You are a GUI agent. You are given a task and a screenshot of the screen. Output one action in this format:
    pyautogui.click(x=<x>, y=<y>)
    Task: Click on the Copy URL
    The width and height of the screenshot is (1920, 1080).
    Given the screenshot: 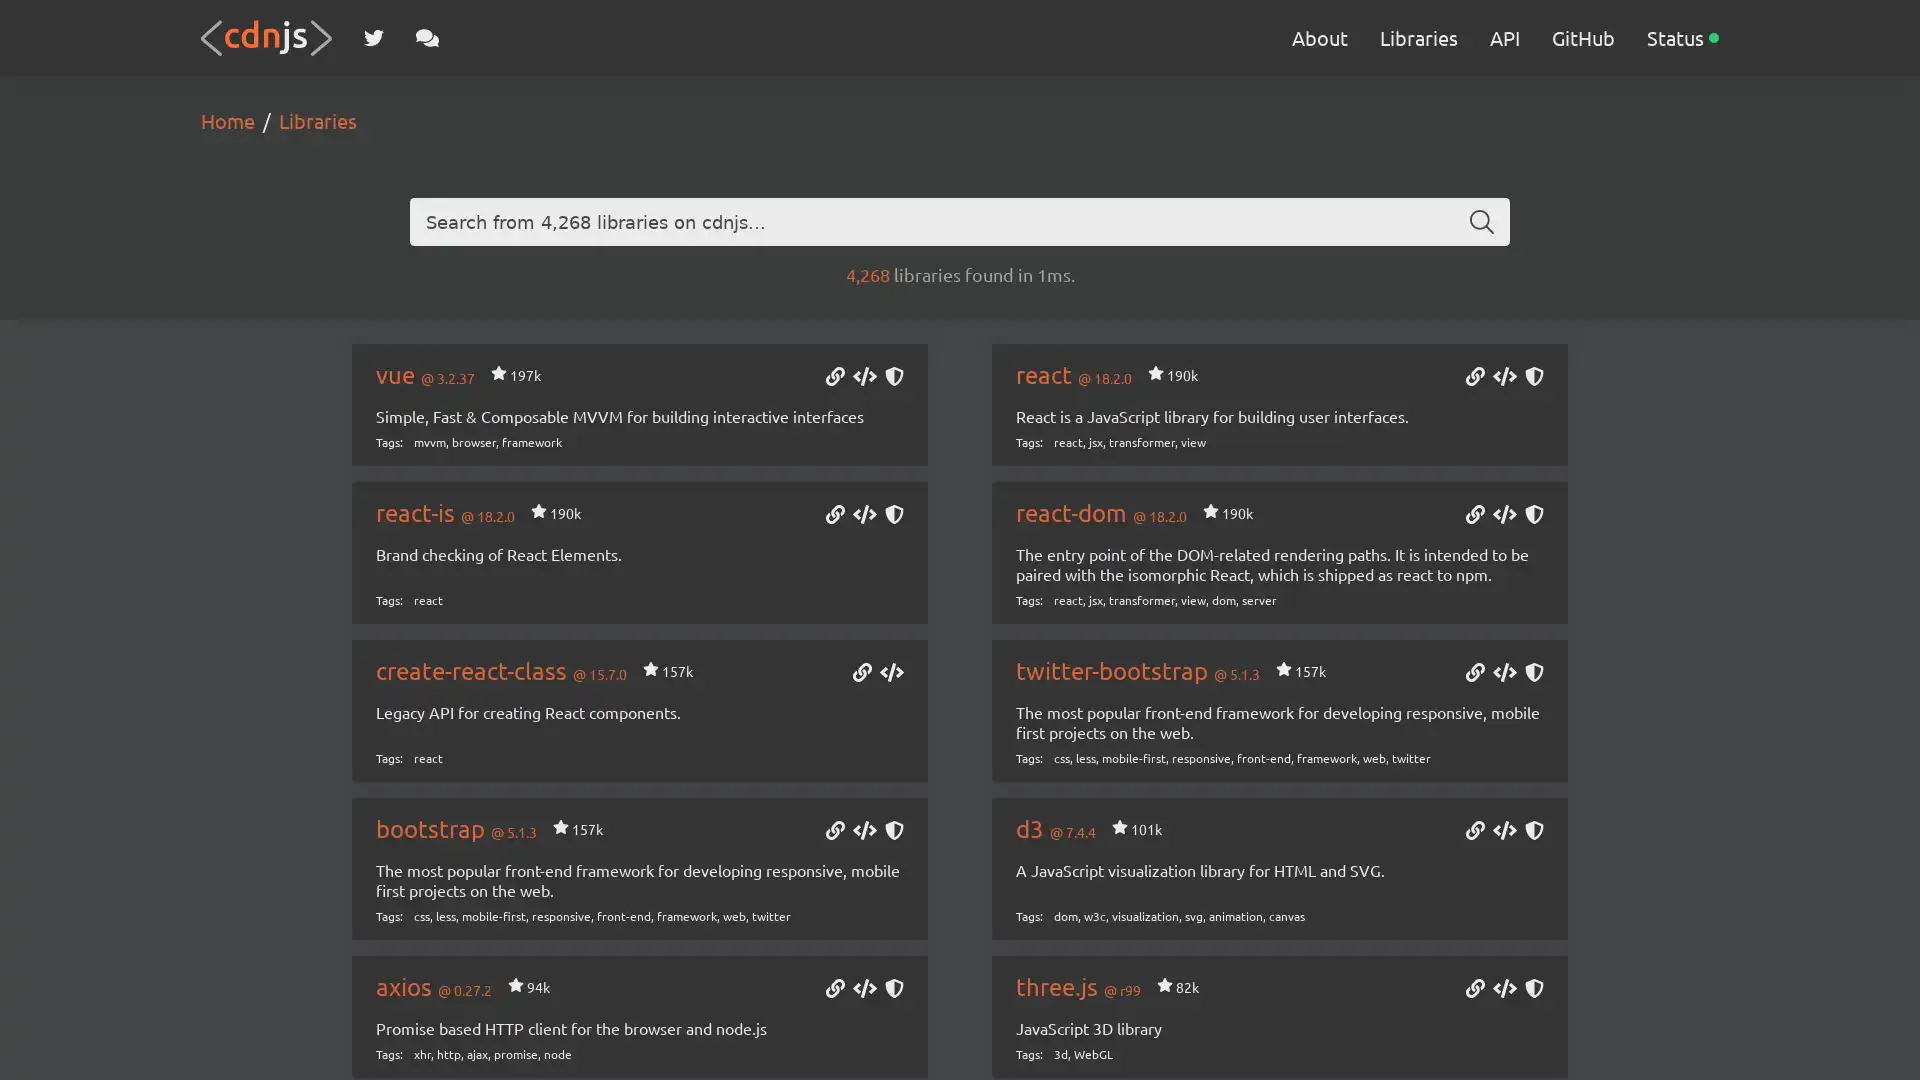 What is the action you would take?
    pyautogui.click(x=834, y=990)
    